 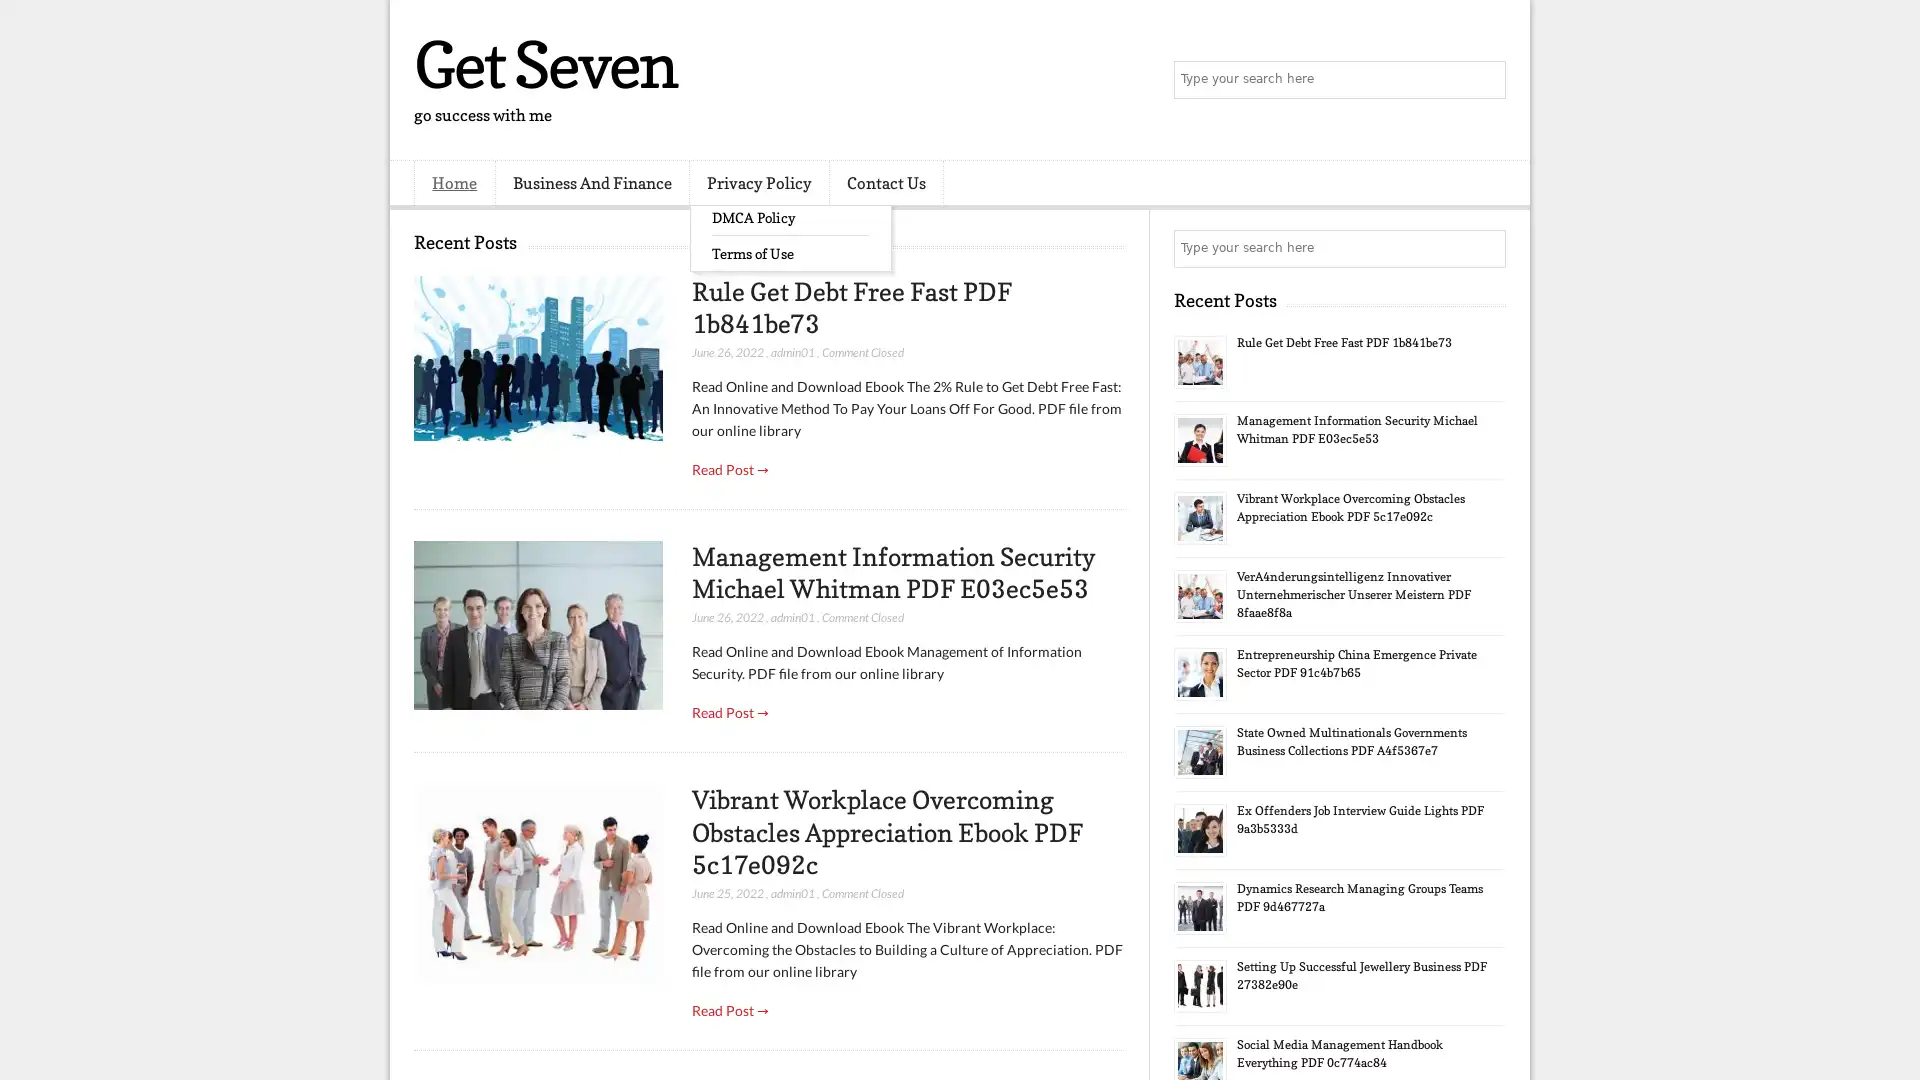 What do you see at coordinates (1485, 248) in the screenshot?
I see `Search` at bounding box center [1485, 248].